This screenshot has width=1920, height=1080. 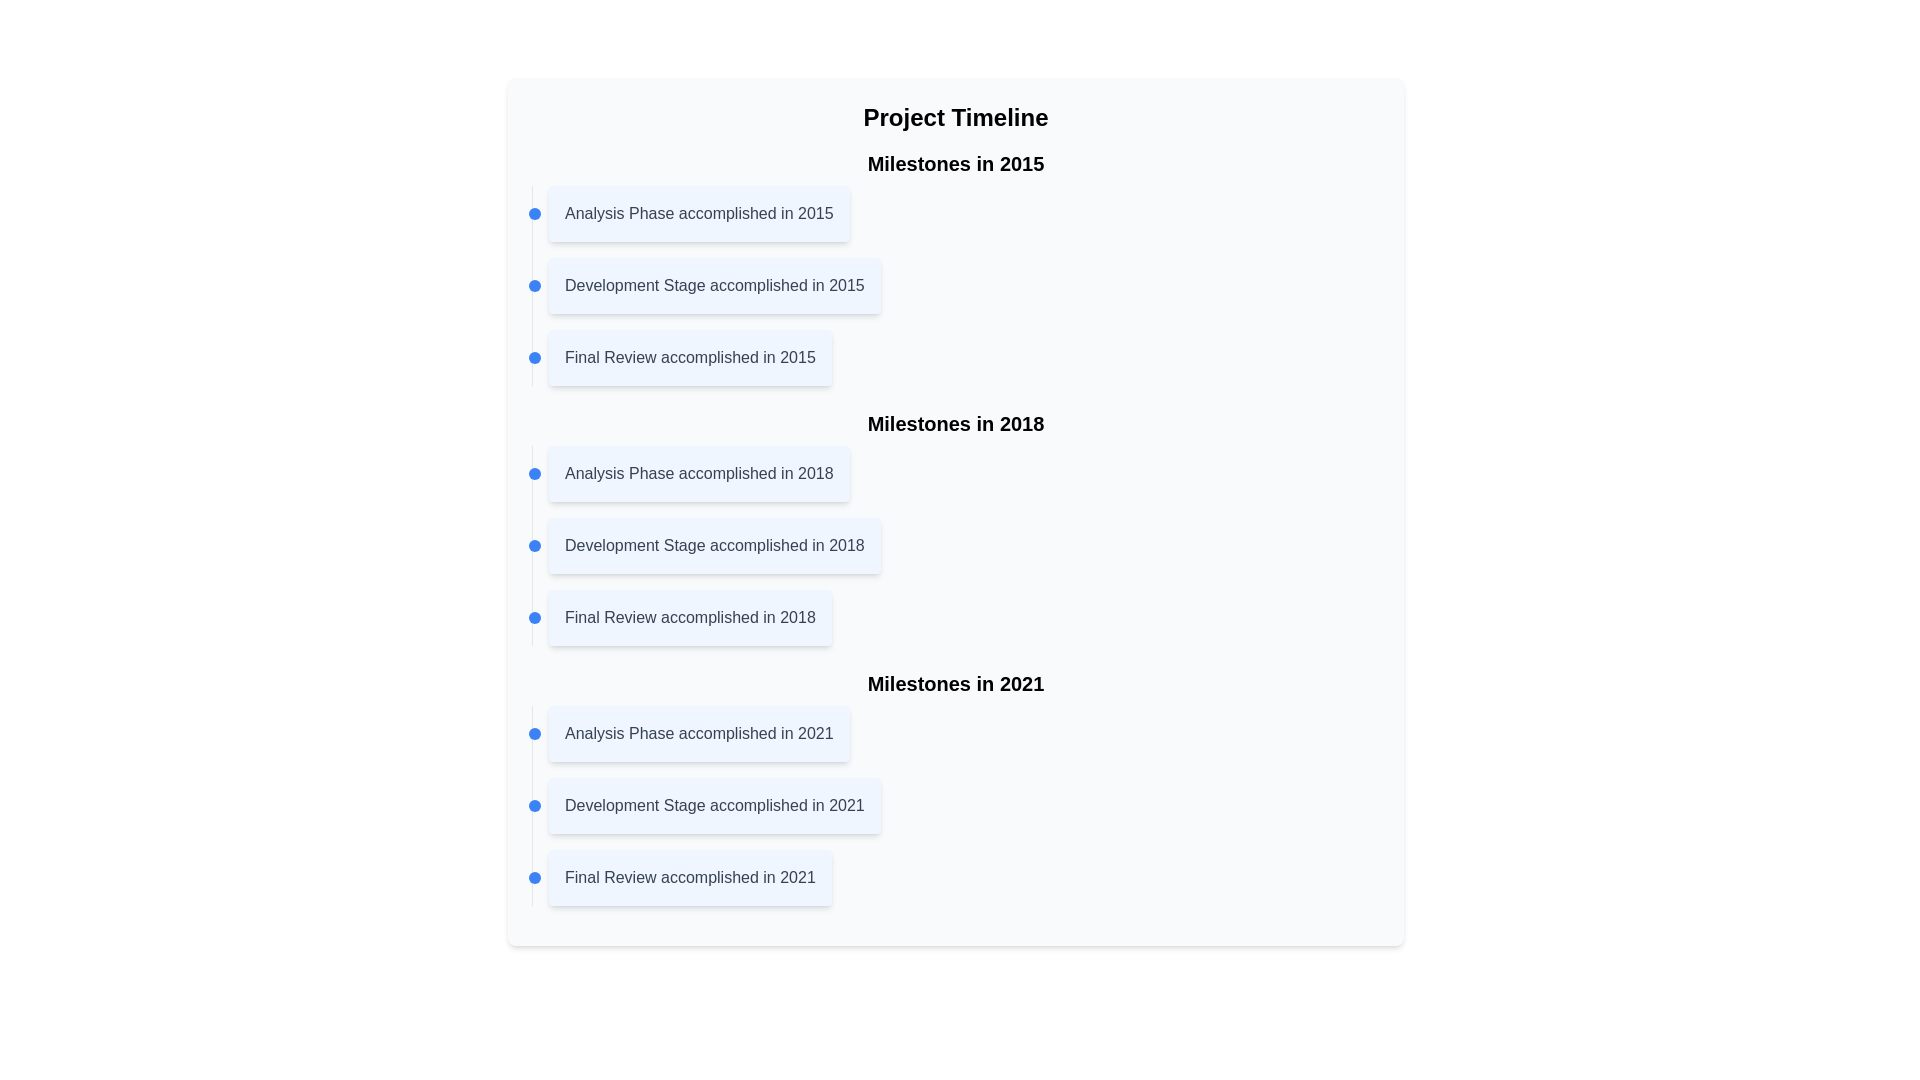 What do you see at coordinates (690, 877) in the screenshot?
I see `the static text display component for the timeline milestone that shows 'Final Review accomplished in 2021', which is the last entry under the 'Milestones in 2021' section` at bounding box center [690, 877].